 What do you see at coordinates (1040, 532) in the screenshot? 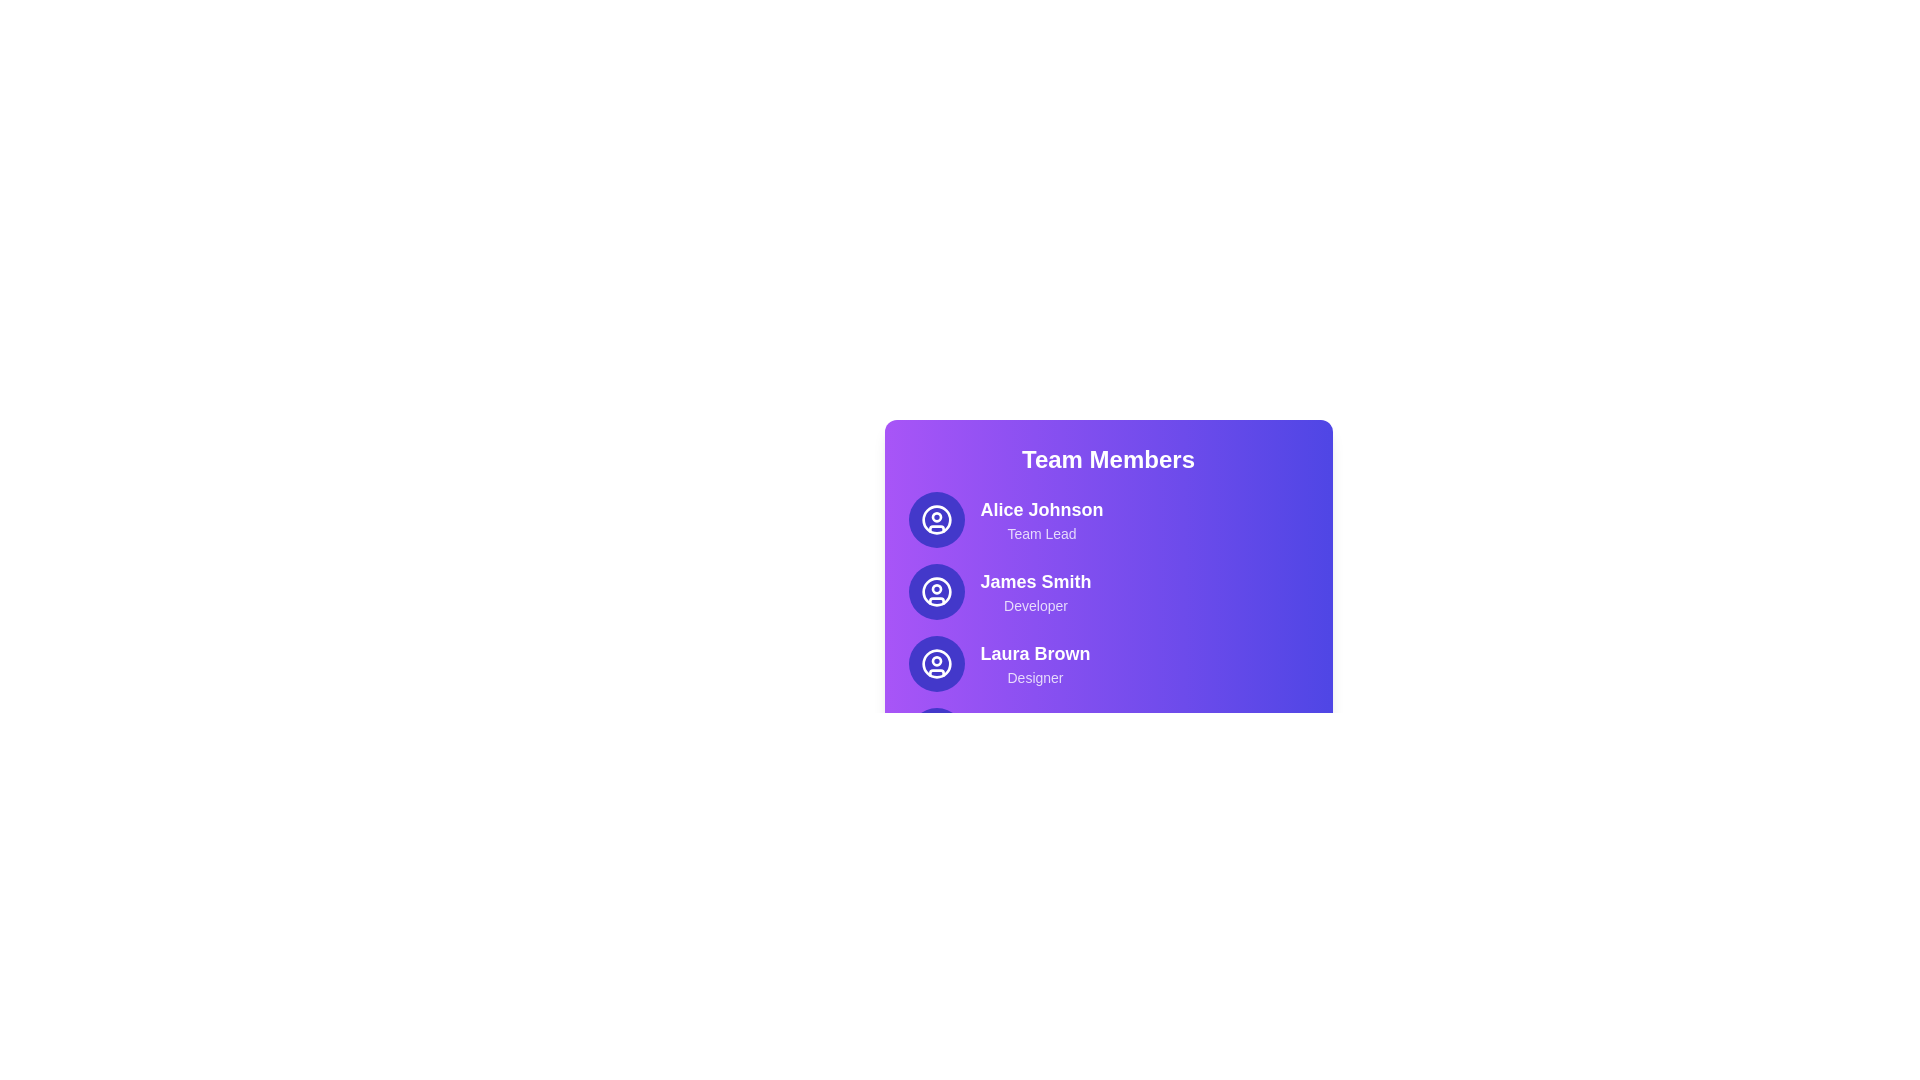
I see `the text label that serves as a role descriptor for 'Alice Johnson', located directly beneath her name in the team members list` at bounding box center [1040, 532].